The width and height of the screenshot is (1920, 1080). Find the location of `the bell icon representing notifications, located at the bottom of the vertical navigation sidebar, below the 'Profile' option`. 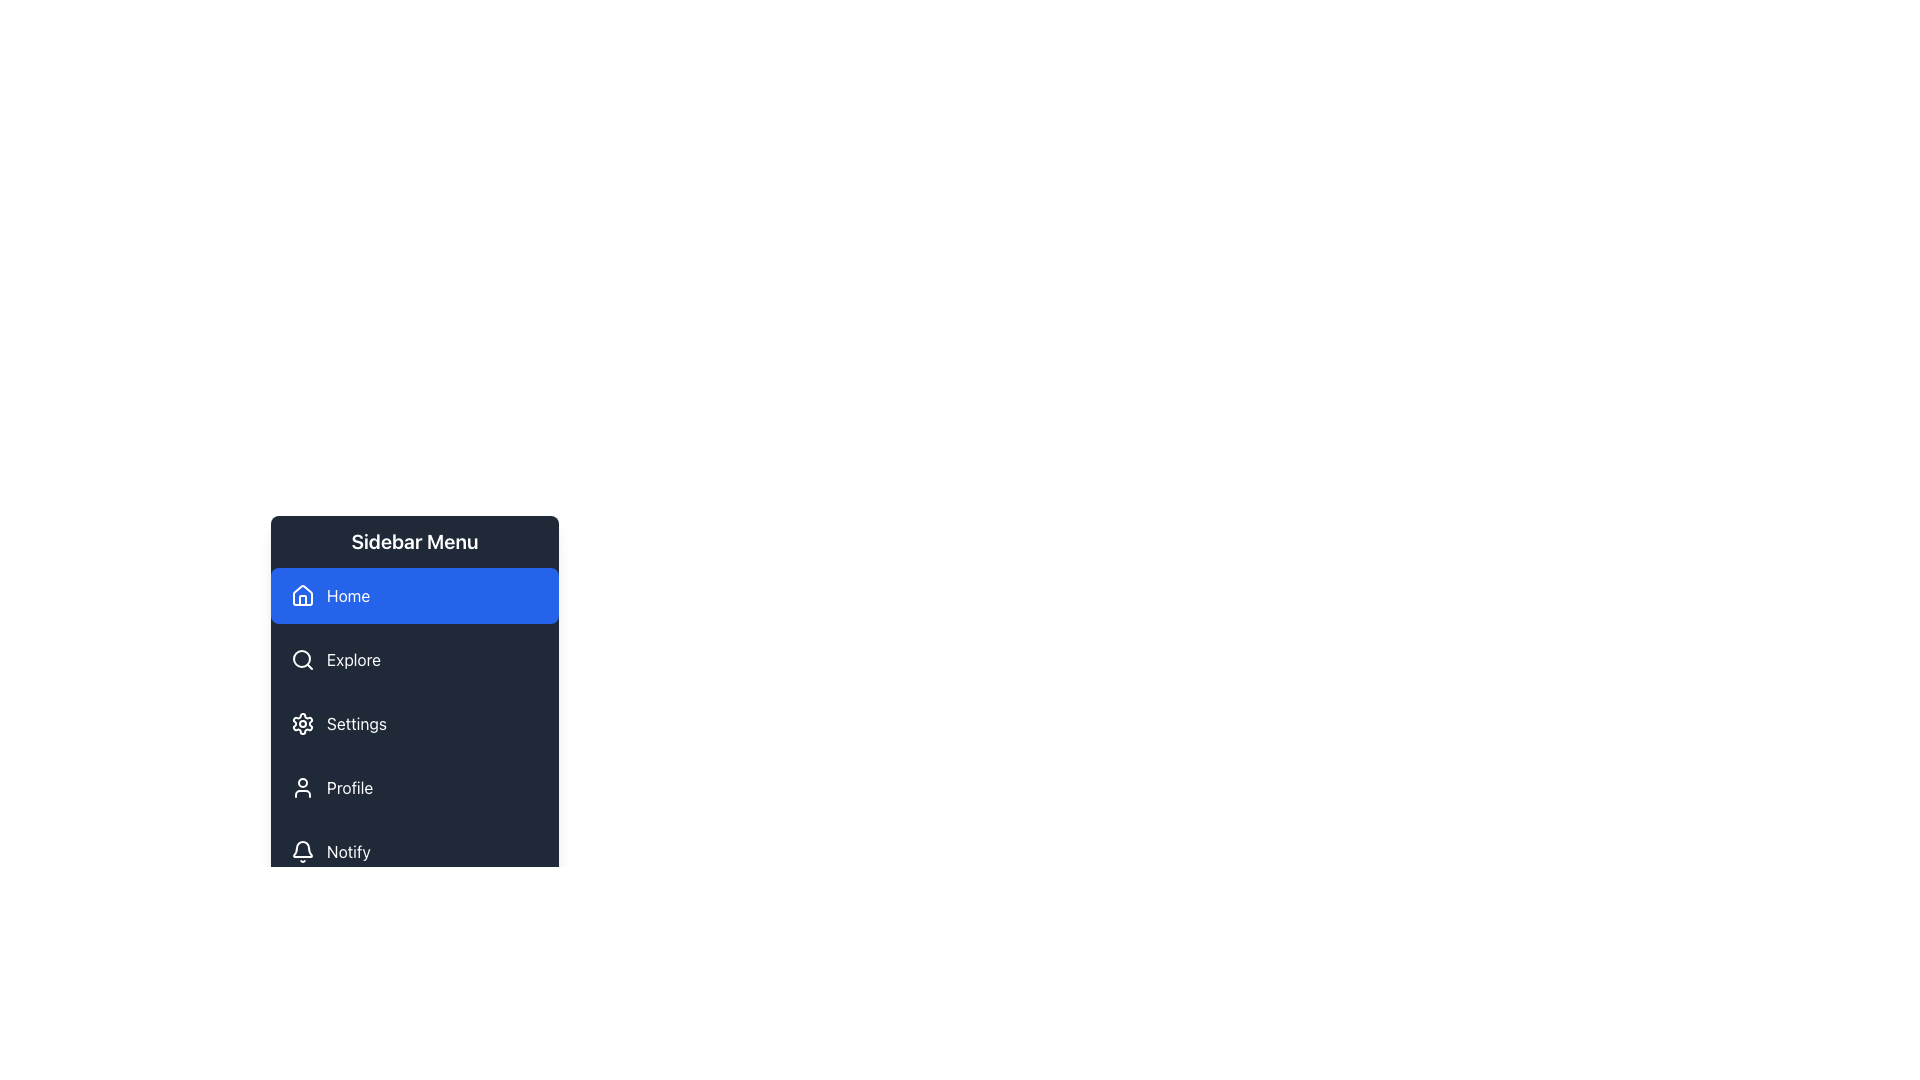

the bell icon representing notifications, located at the bottom of the vertical navigation sidebar, below the 'Profile' option is located at coordinates (301, 849).